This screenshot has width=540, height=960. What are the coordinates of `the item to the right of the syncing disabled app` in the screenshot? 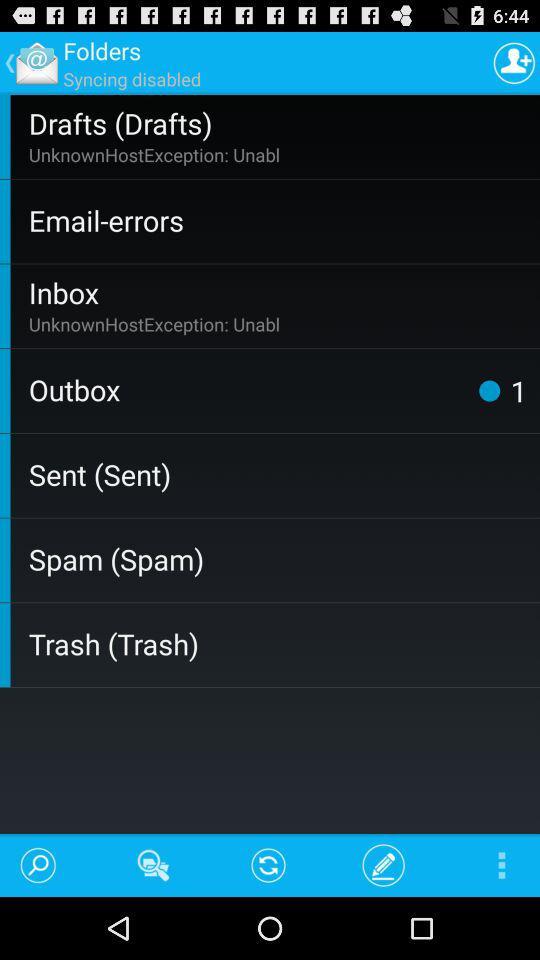 It's located at (514, 62).